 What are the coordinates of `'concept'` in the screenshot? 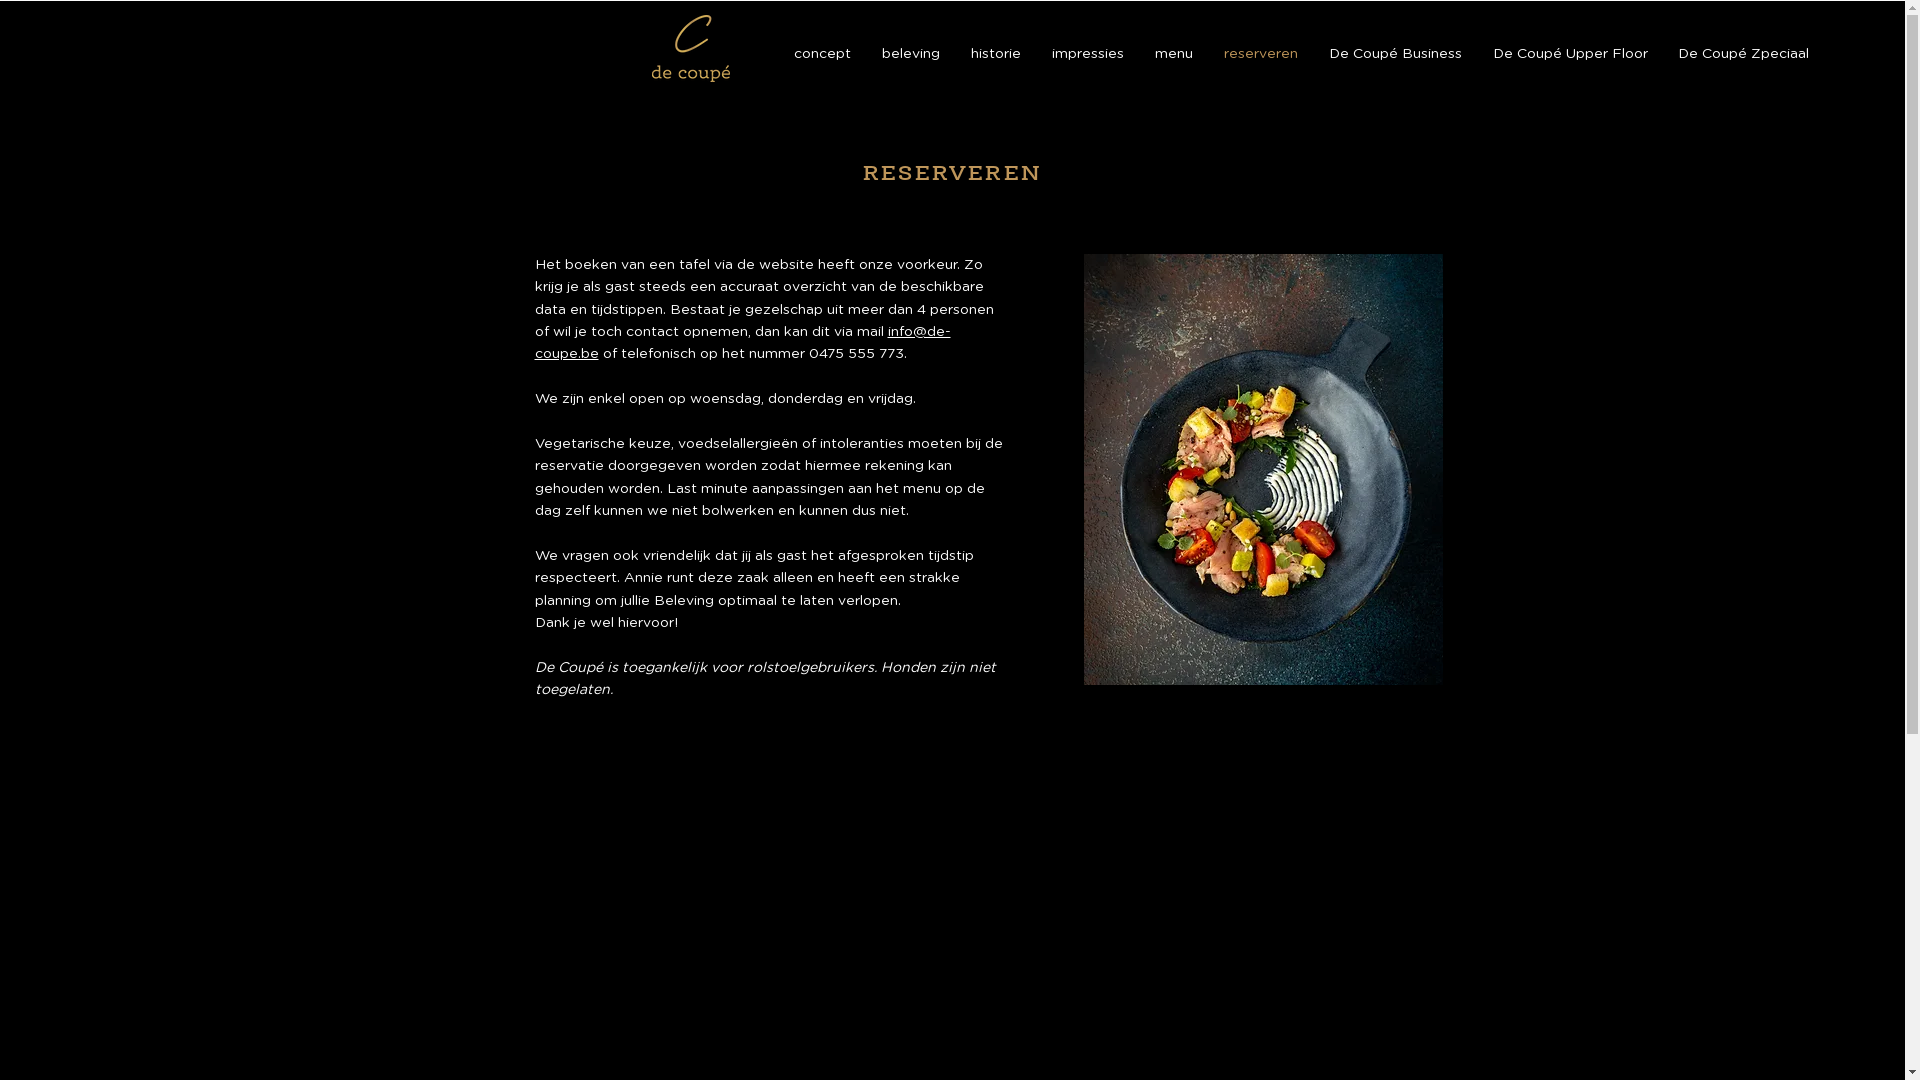 It's located at (821, 53).